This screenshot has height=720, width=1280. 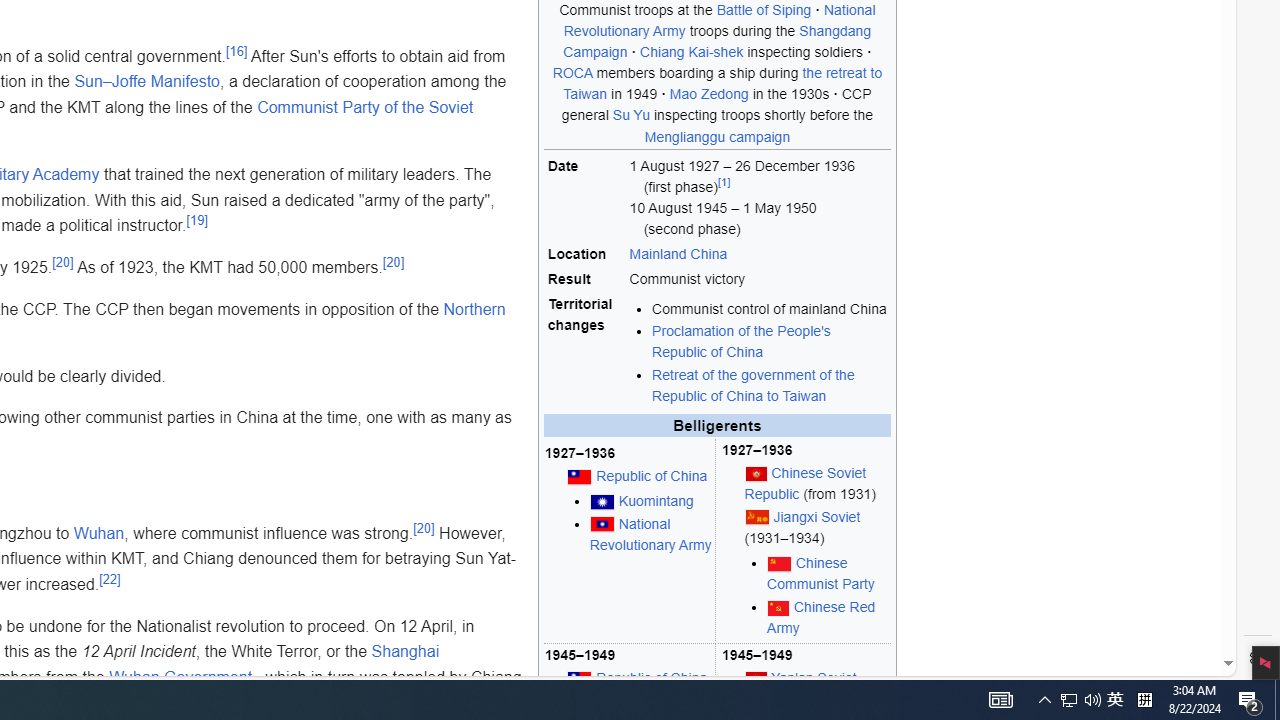 What do you see at coordinates (717, 424) in the screenshot?
I see `'Belligerents'` at bounding box center [717, 424].